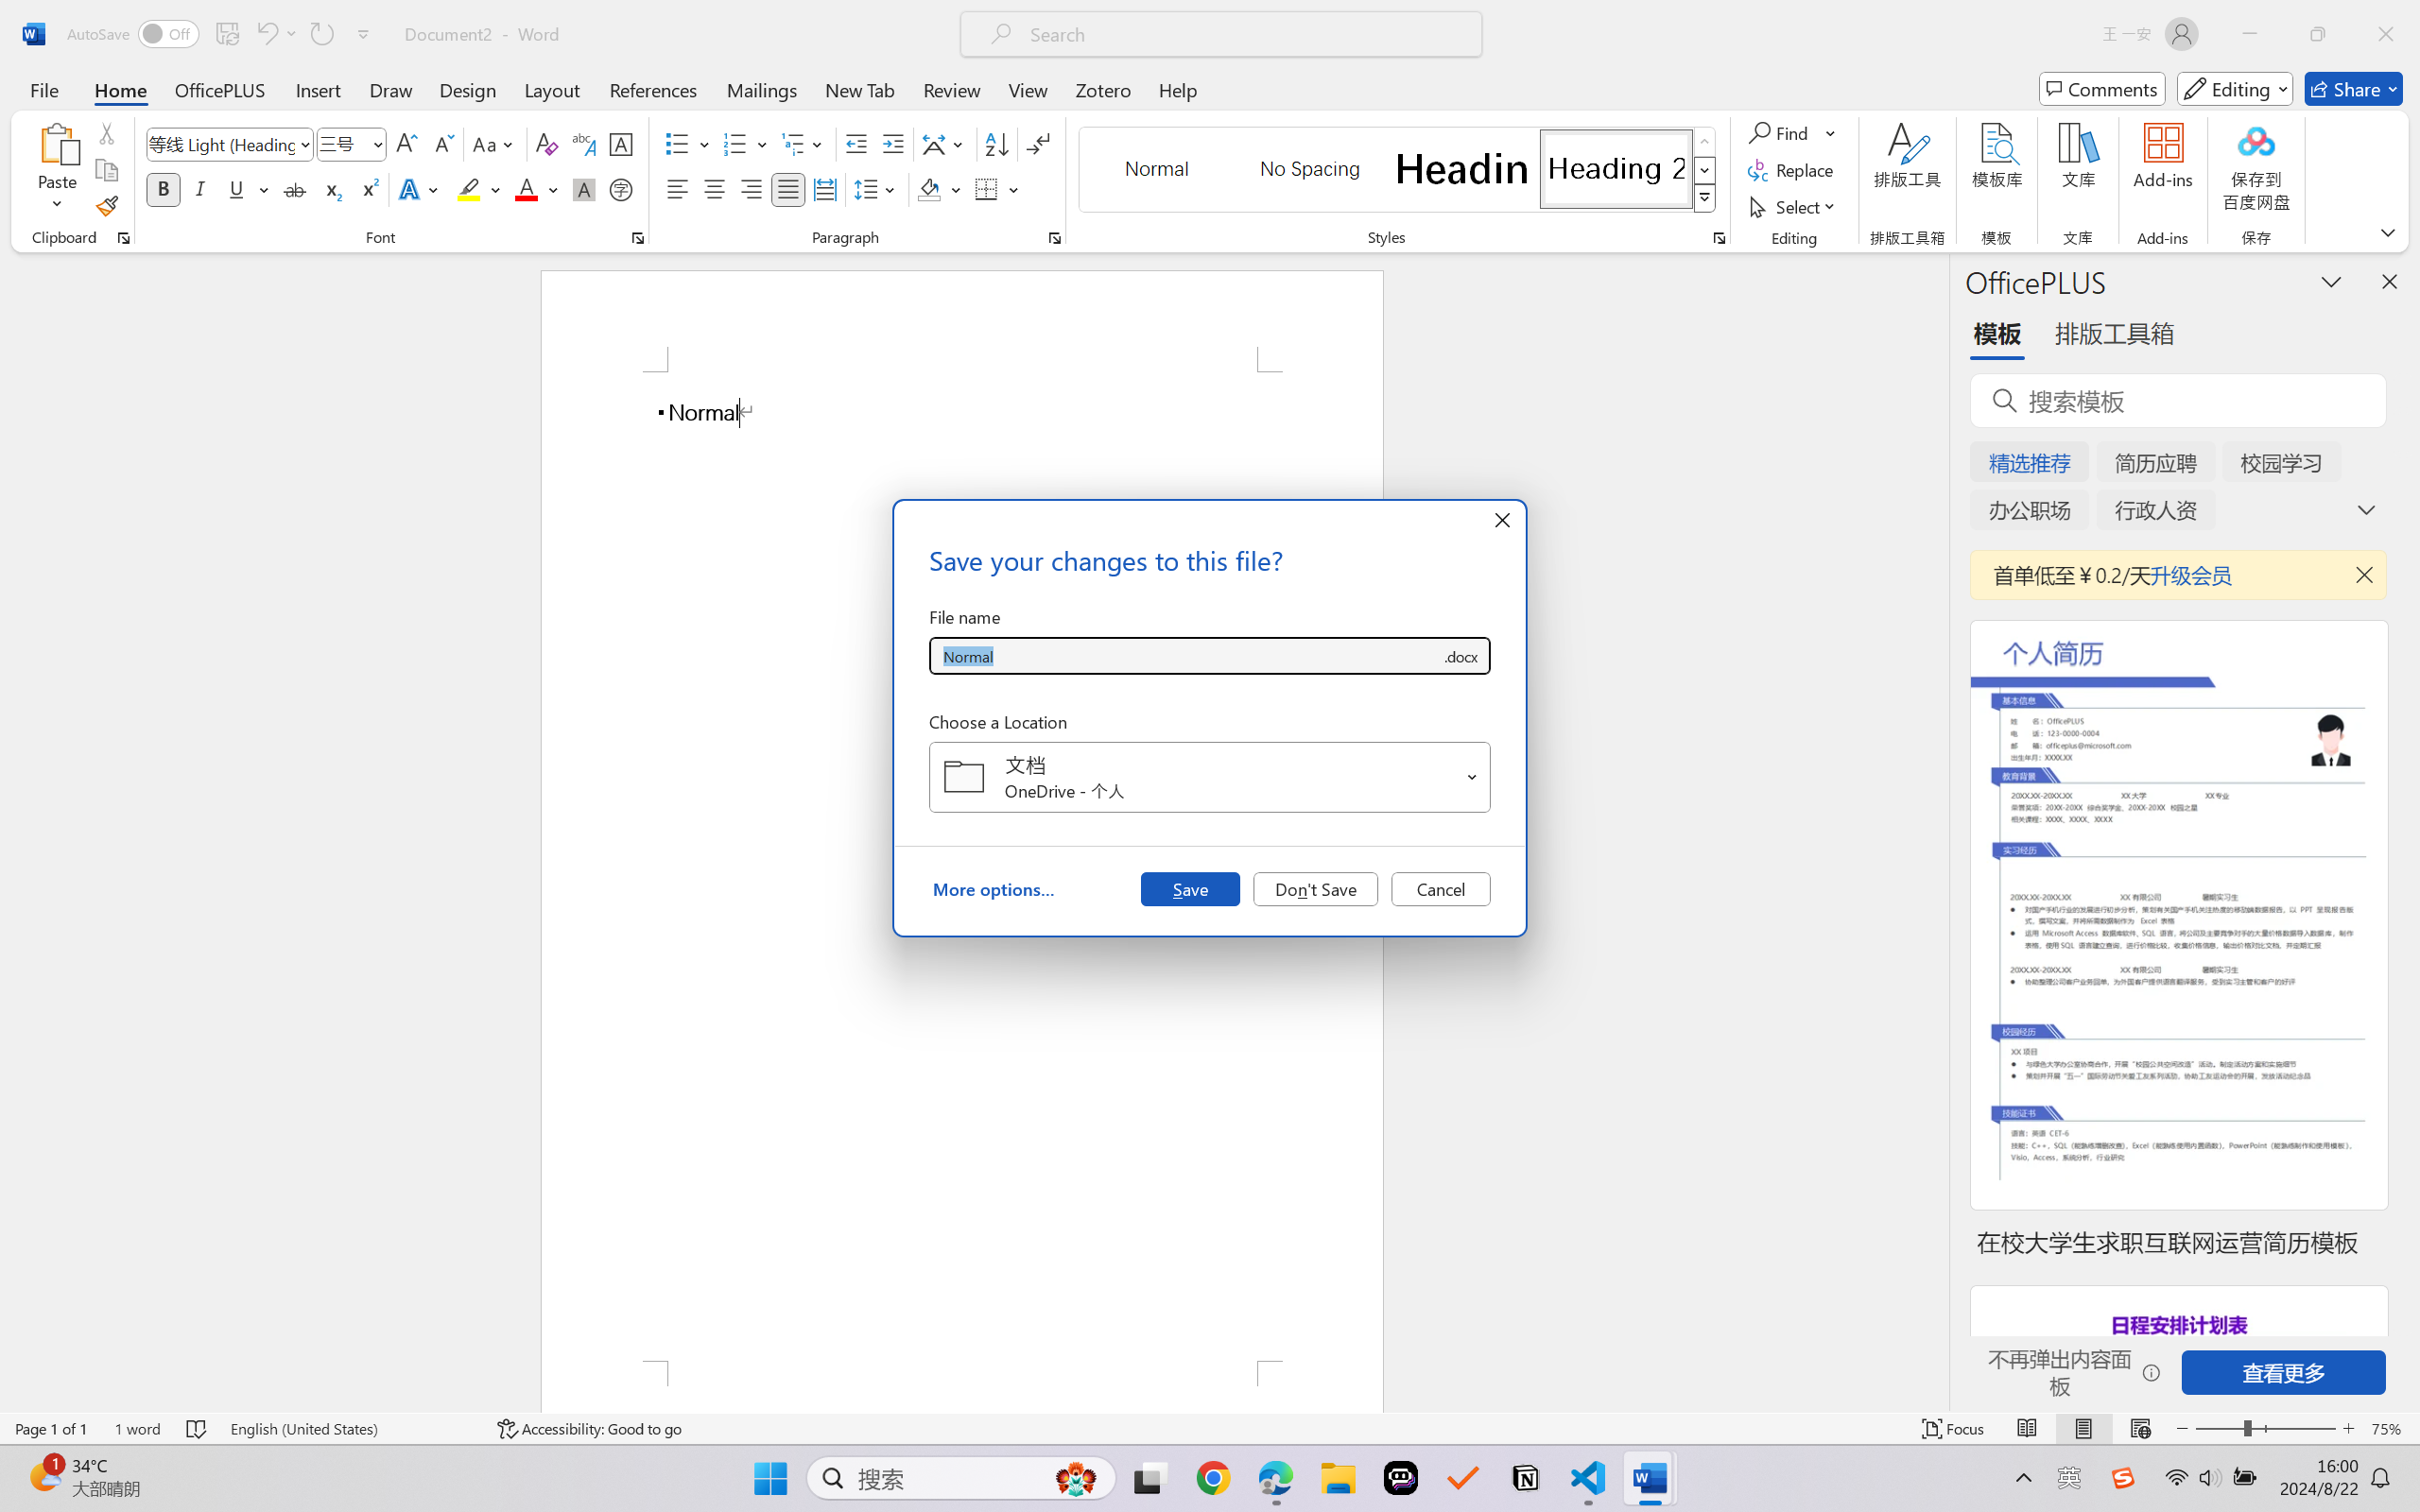 This screenshot has width=2420, height=1512. I want to click on 'Bullets', so click(687, 144).